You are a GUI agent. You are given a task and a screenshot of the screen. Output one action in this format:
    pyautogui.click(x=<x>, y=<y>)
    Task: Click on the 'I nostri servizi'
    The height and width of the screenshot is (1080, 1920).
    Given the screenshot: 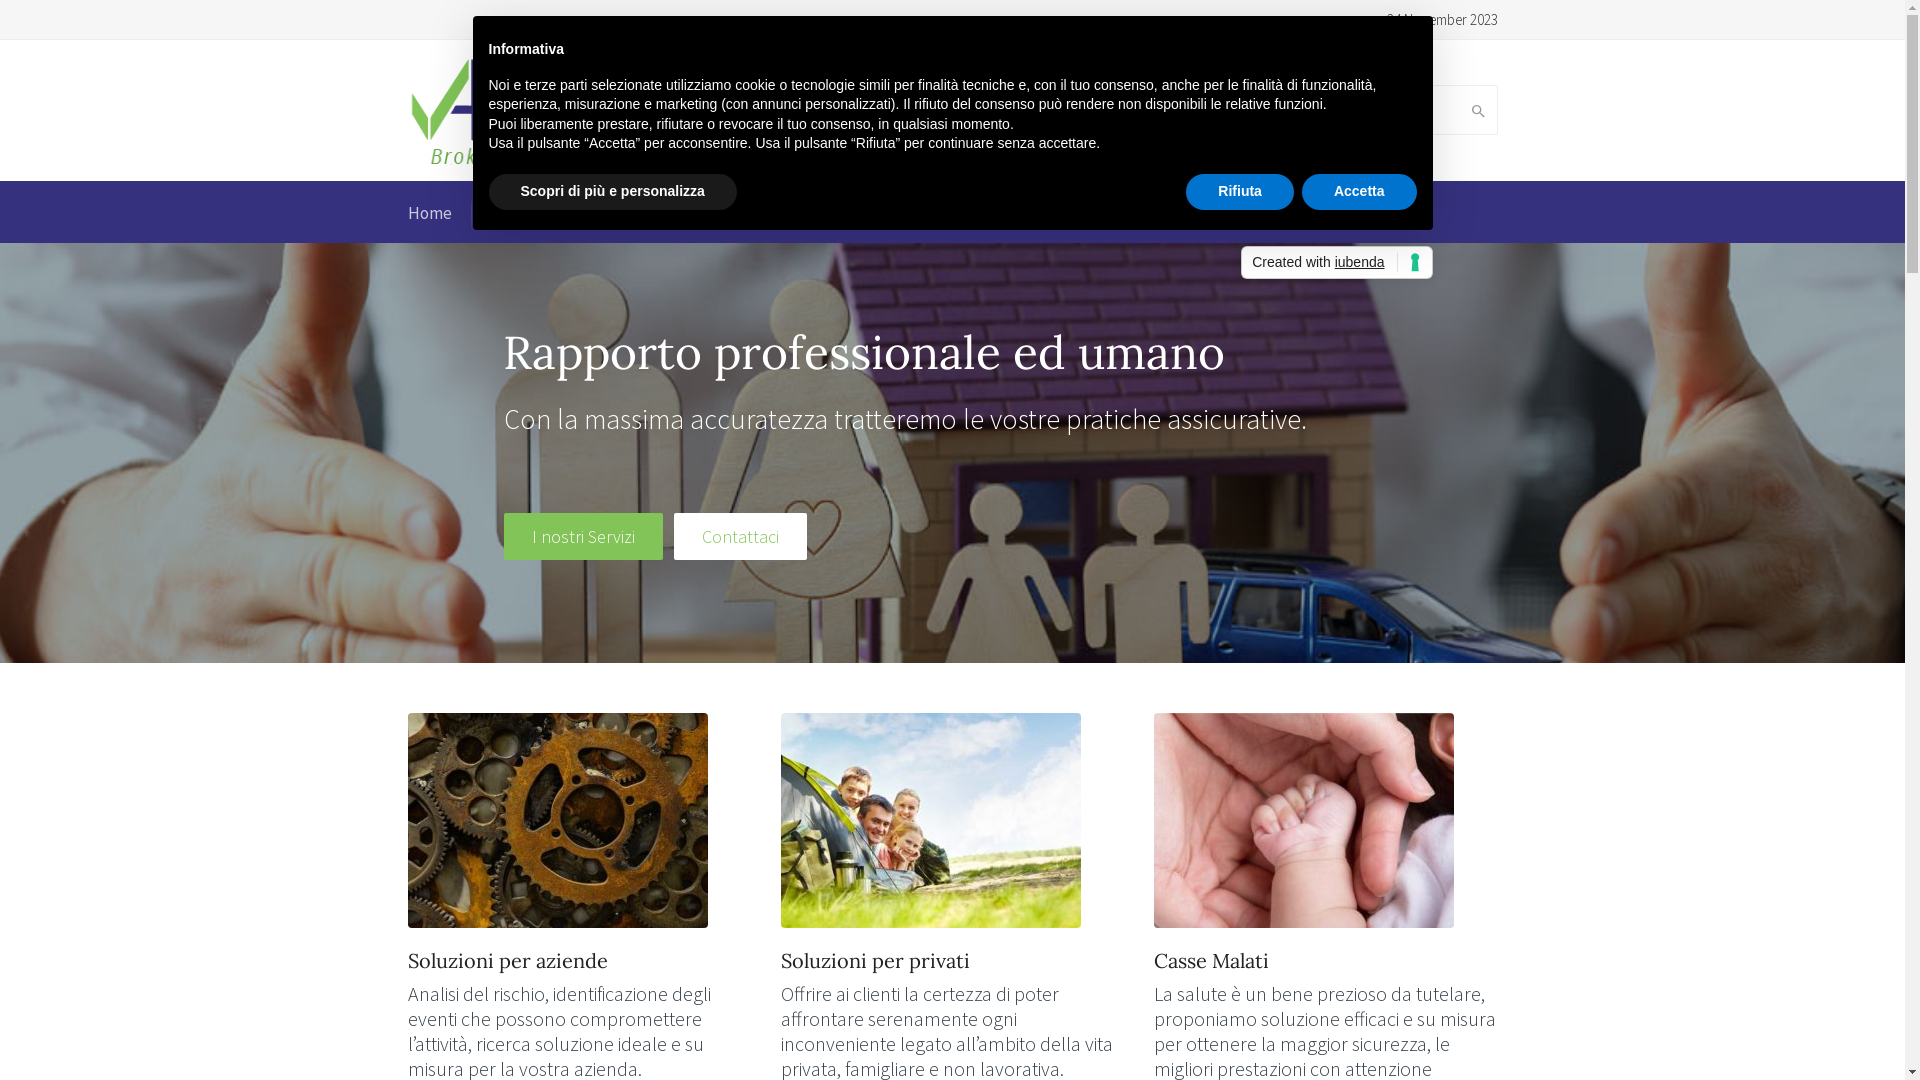 What is the action you would take?
    pyautogui.click(x=653, y=213)
    